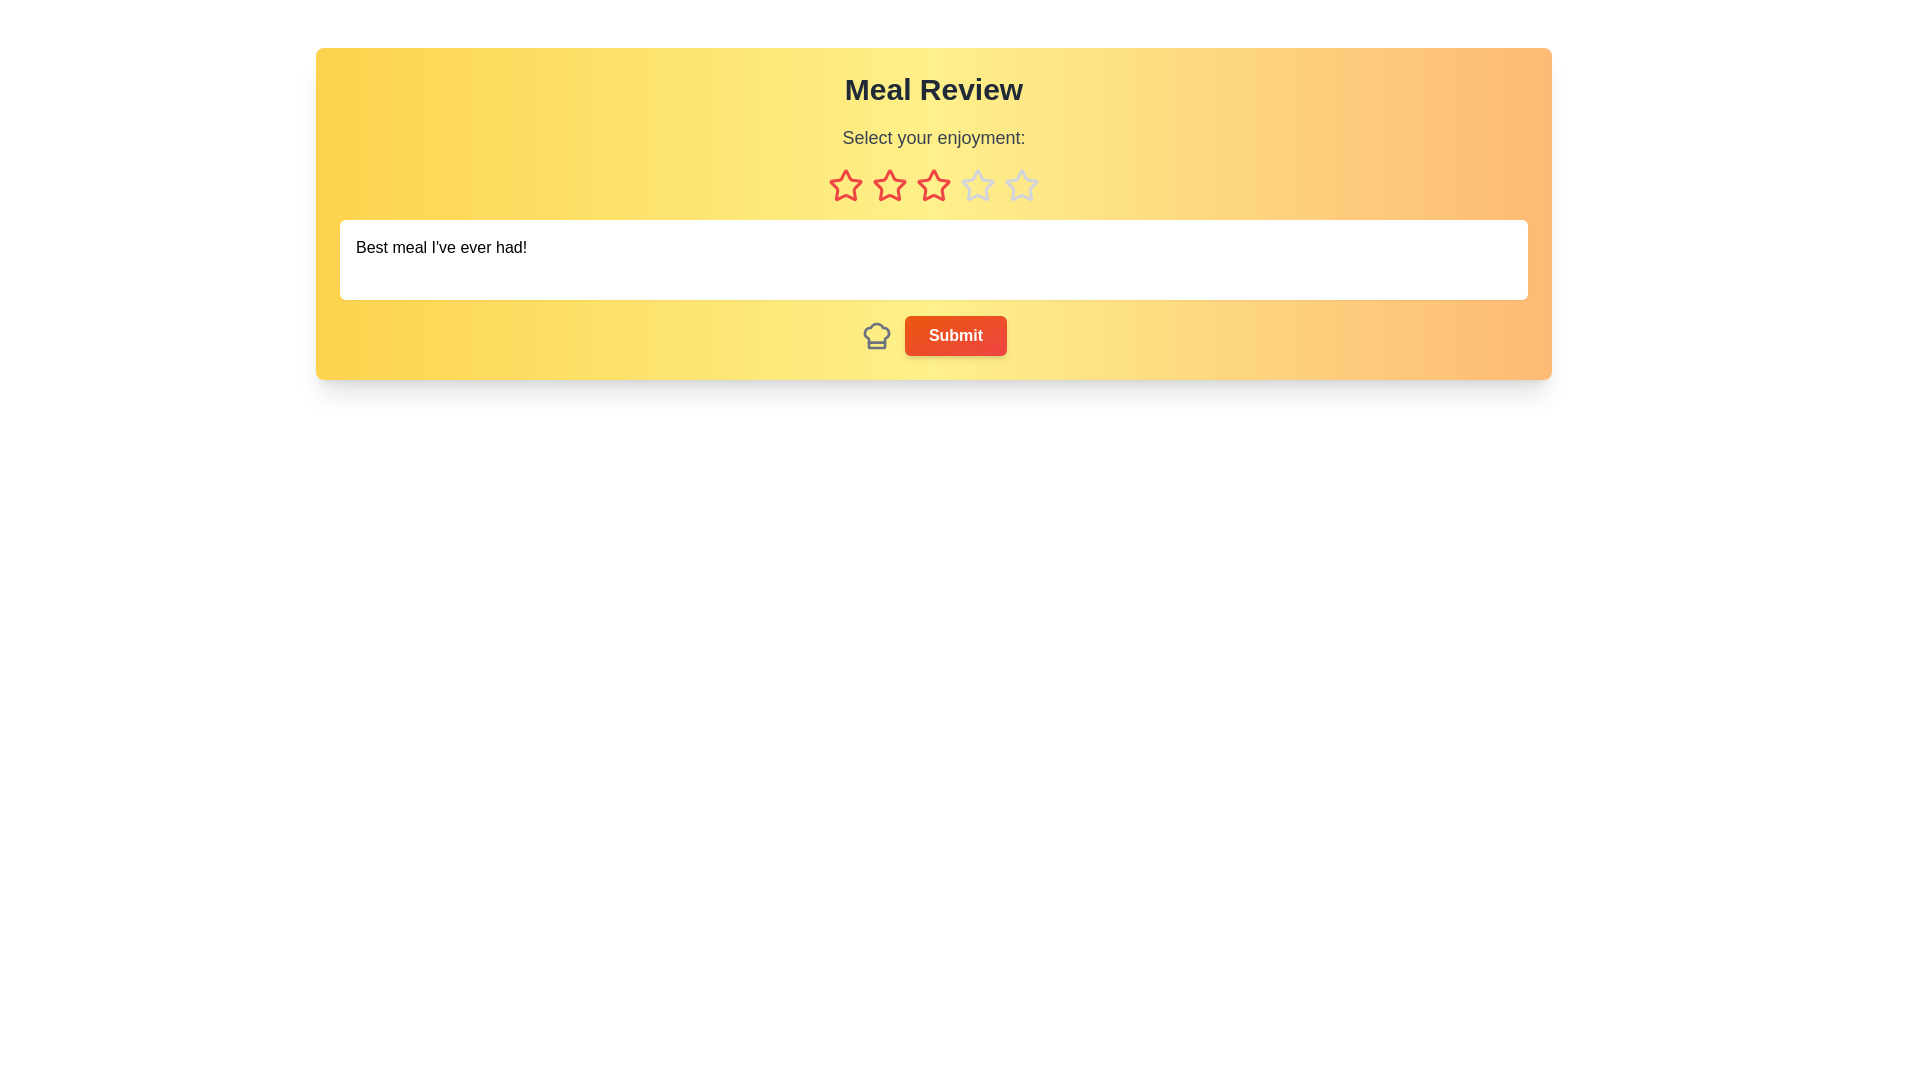 The image size is (1920, 1080). I want to click on the fourth star icon in the row of five star-shaped rating options, so click(1022, 185).